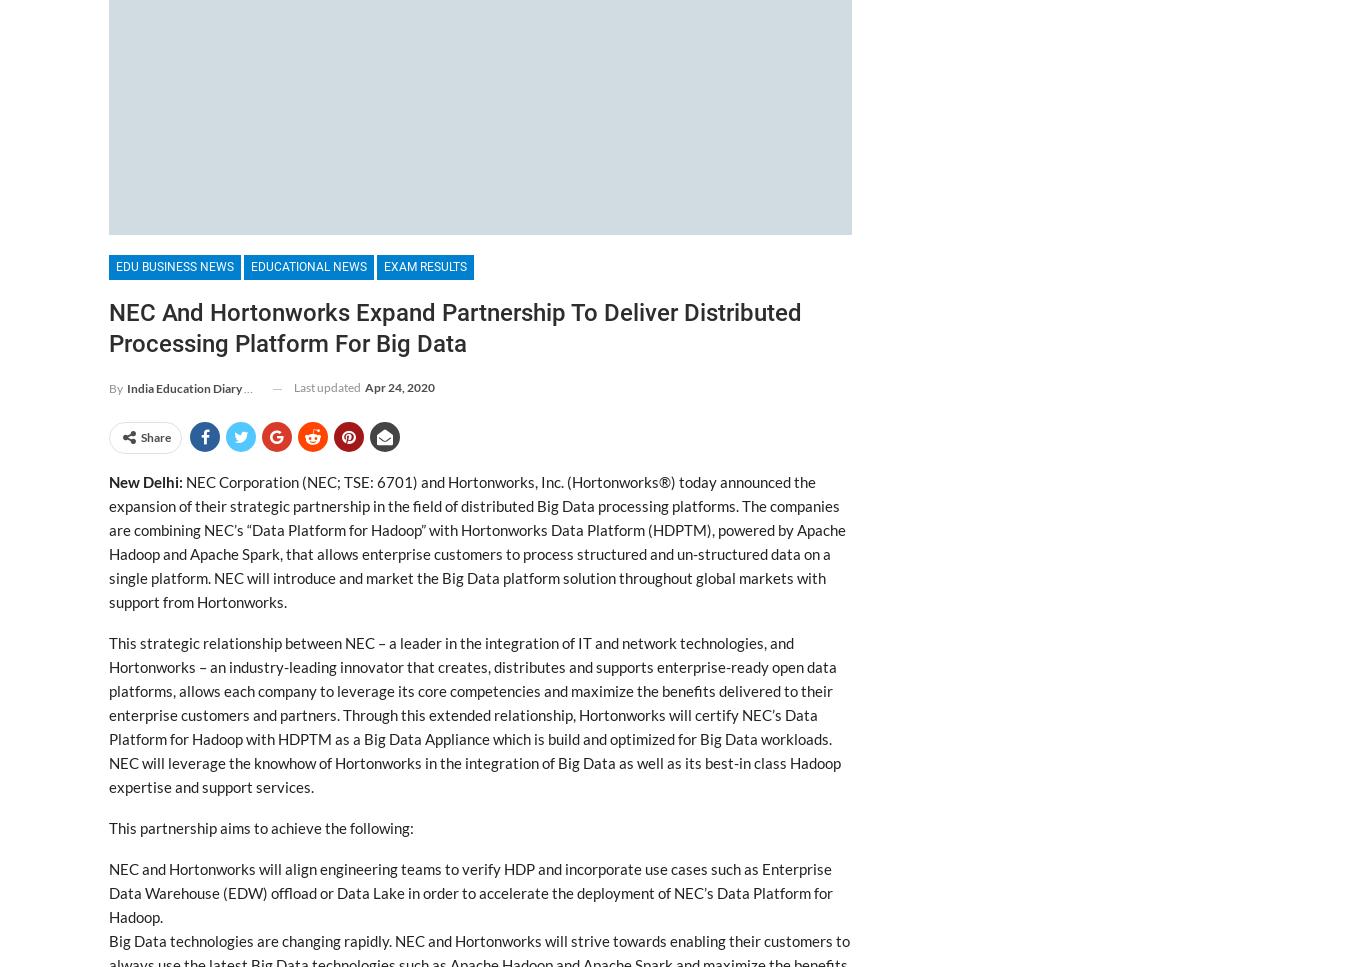 This screenshot has width=1350, height=967. Describe the element at coordinates (145, 481) in the screenshot. I see `'New Delhi:'` at that location.